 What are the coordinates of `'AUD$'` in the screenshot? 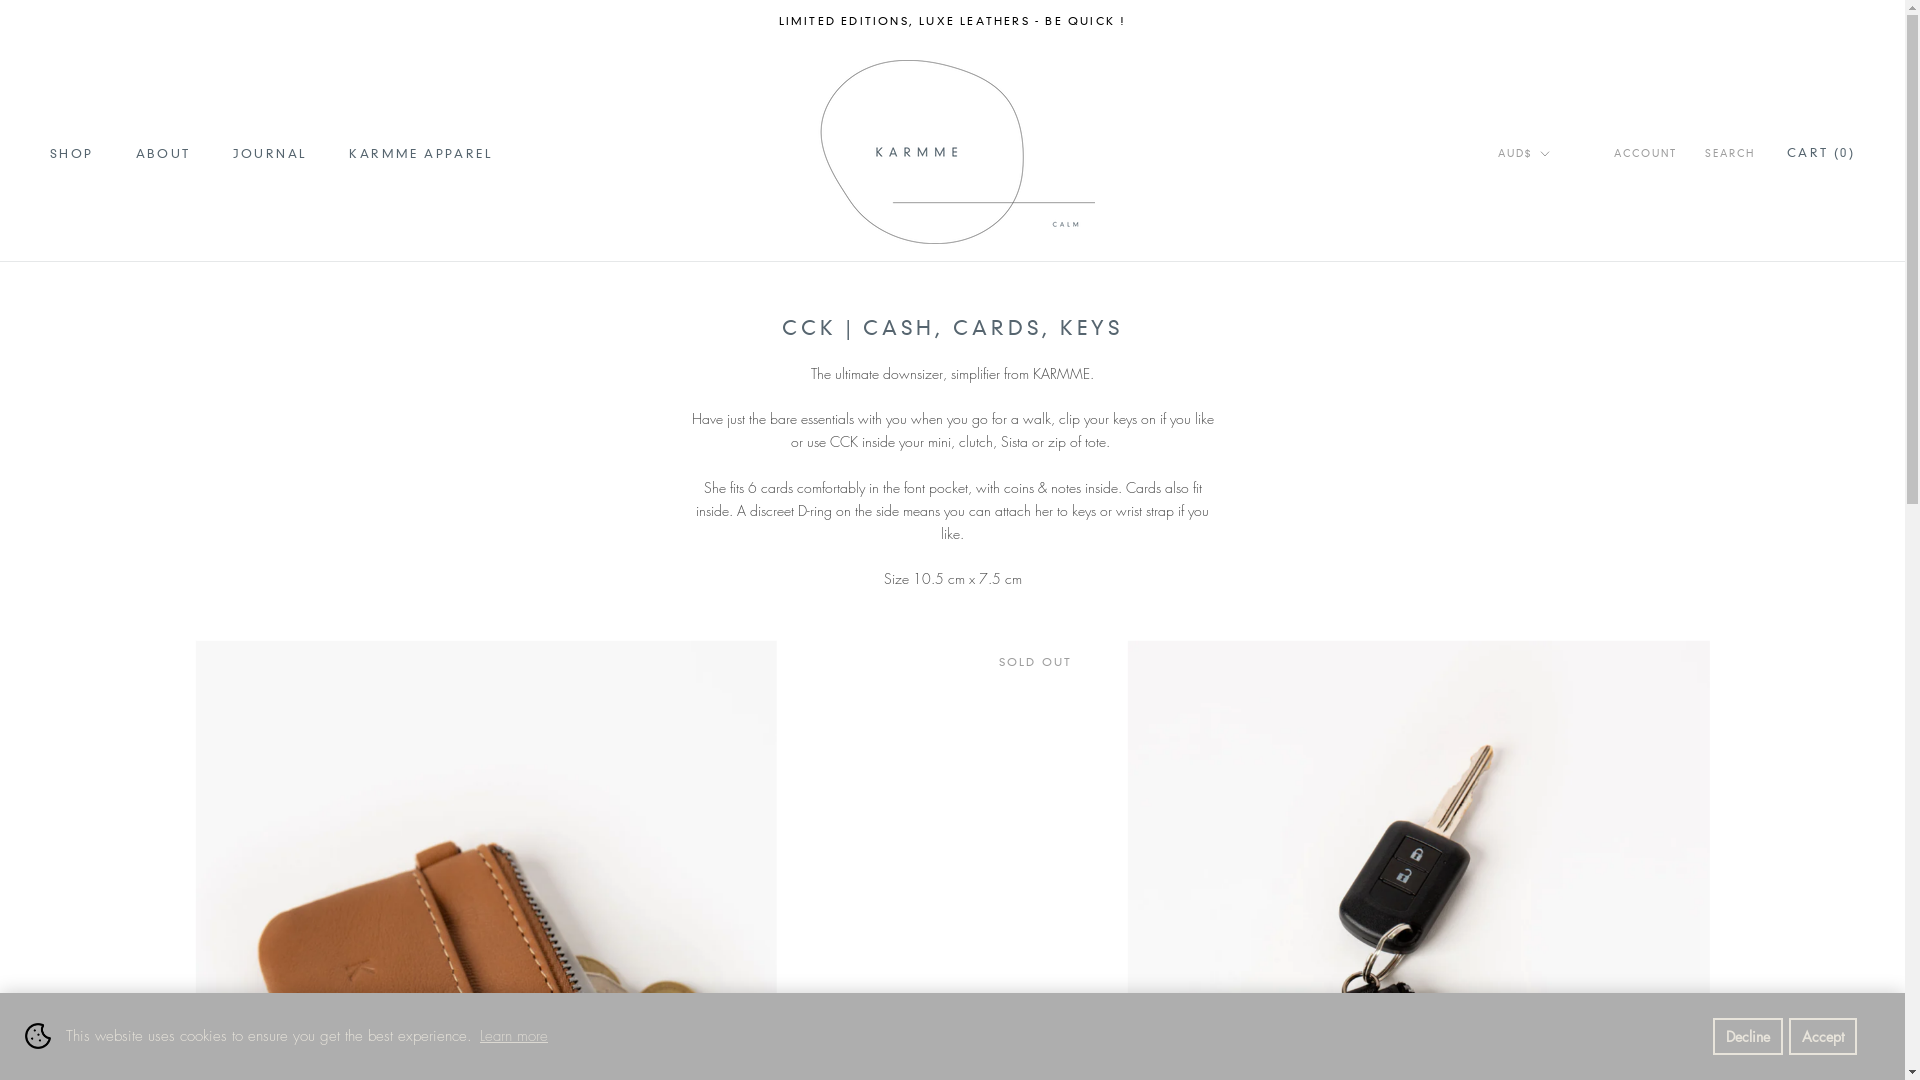 It's located at (1522, 153).